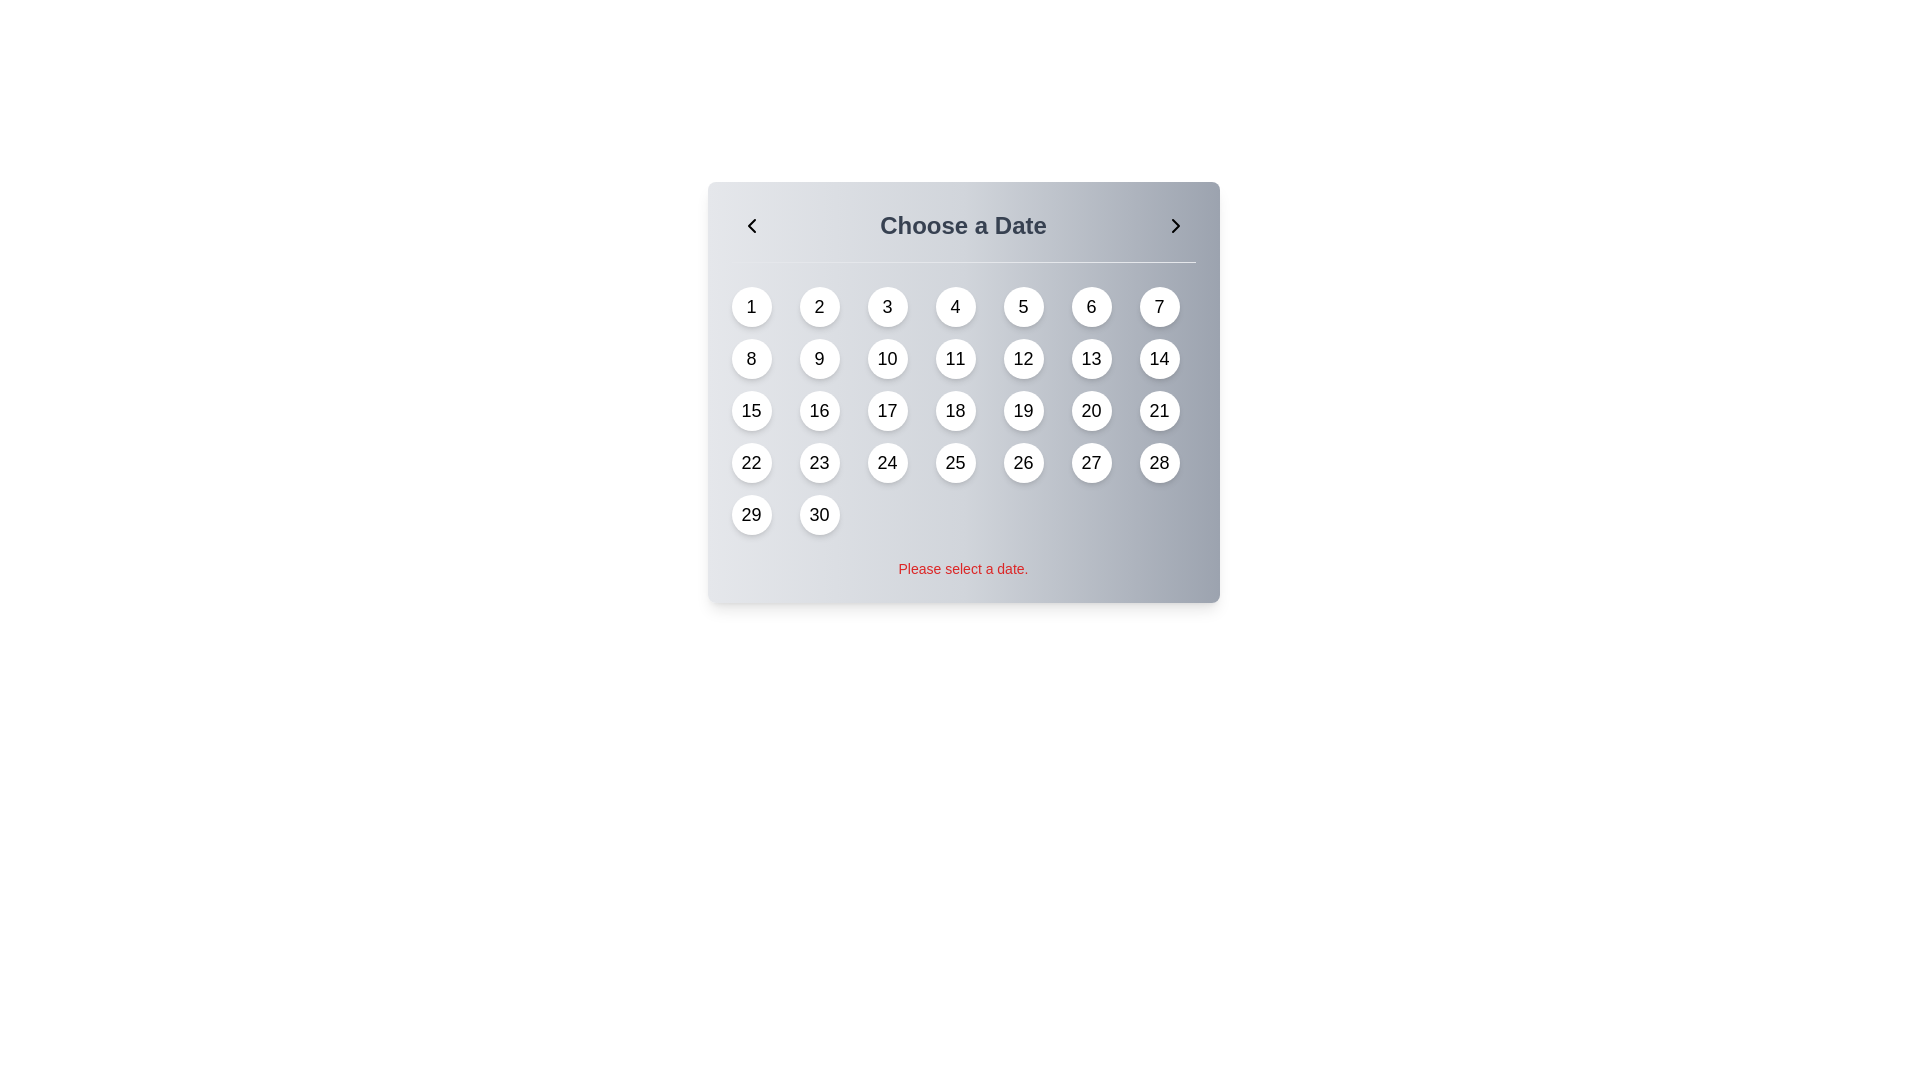 This screenshot has width=1920, height=1080. I want to click on the button labeled '9' in the calendar interface, so click(819, 357).